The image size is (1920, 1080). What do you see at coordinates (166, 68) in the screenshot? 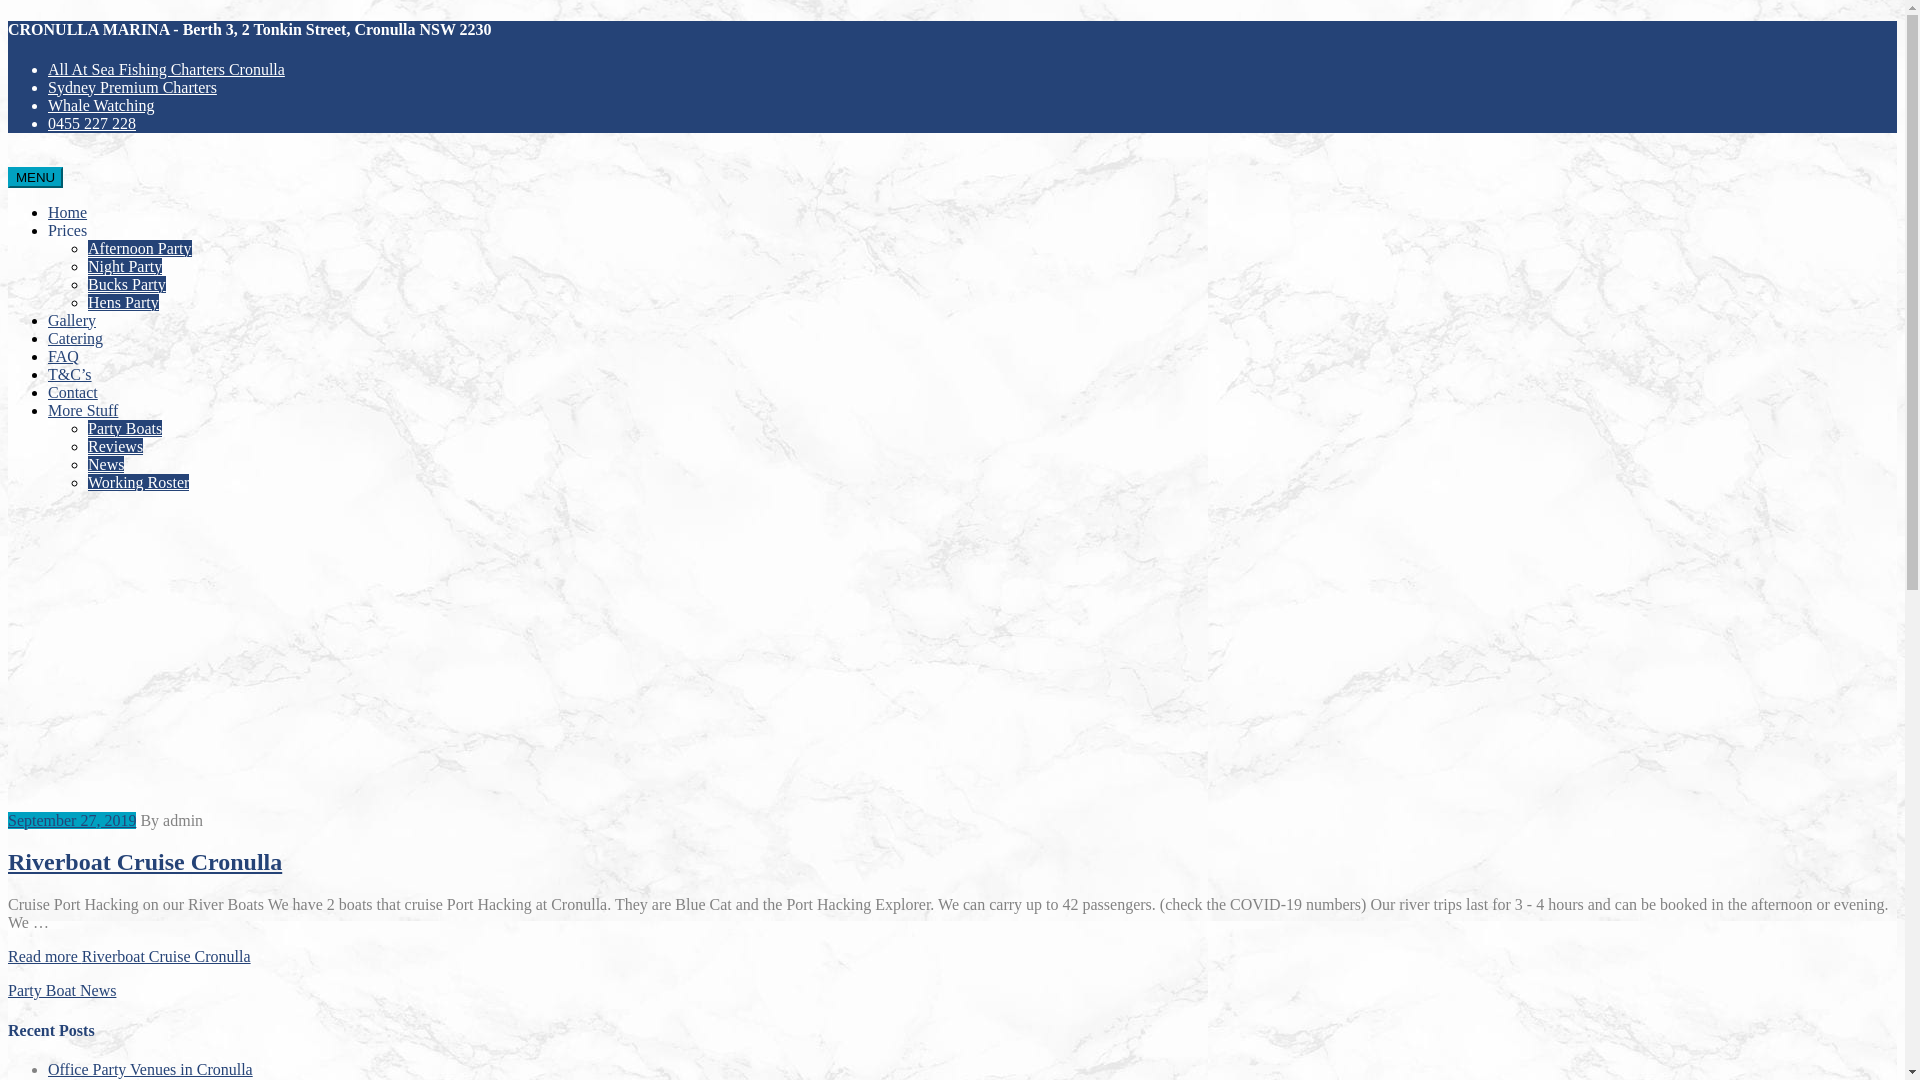
I see `'All At Sea Fishing Charters Cronulla'` at bounding box center [166, 68].